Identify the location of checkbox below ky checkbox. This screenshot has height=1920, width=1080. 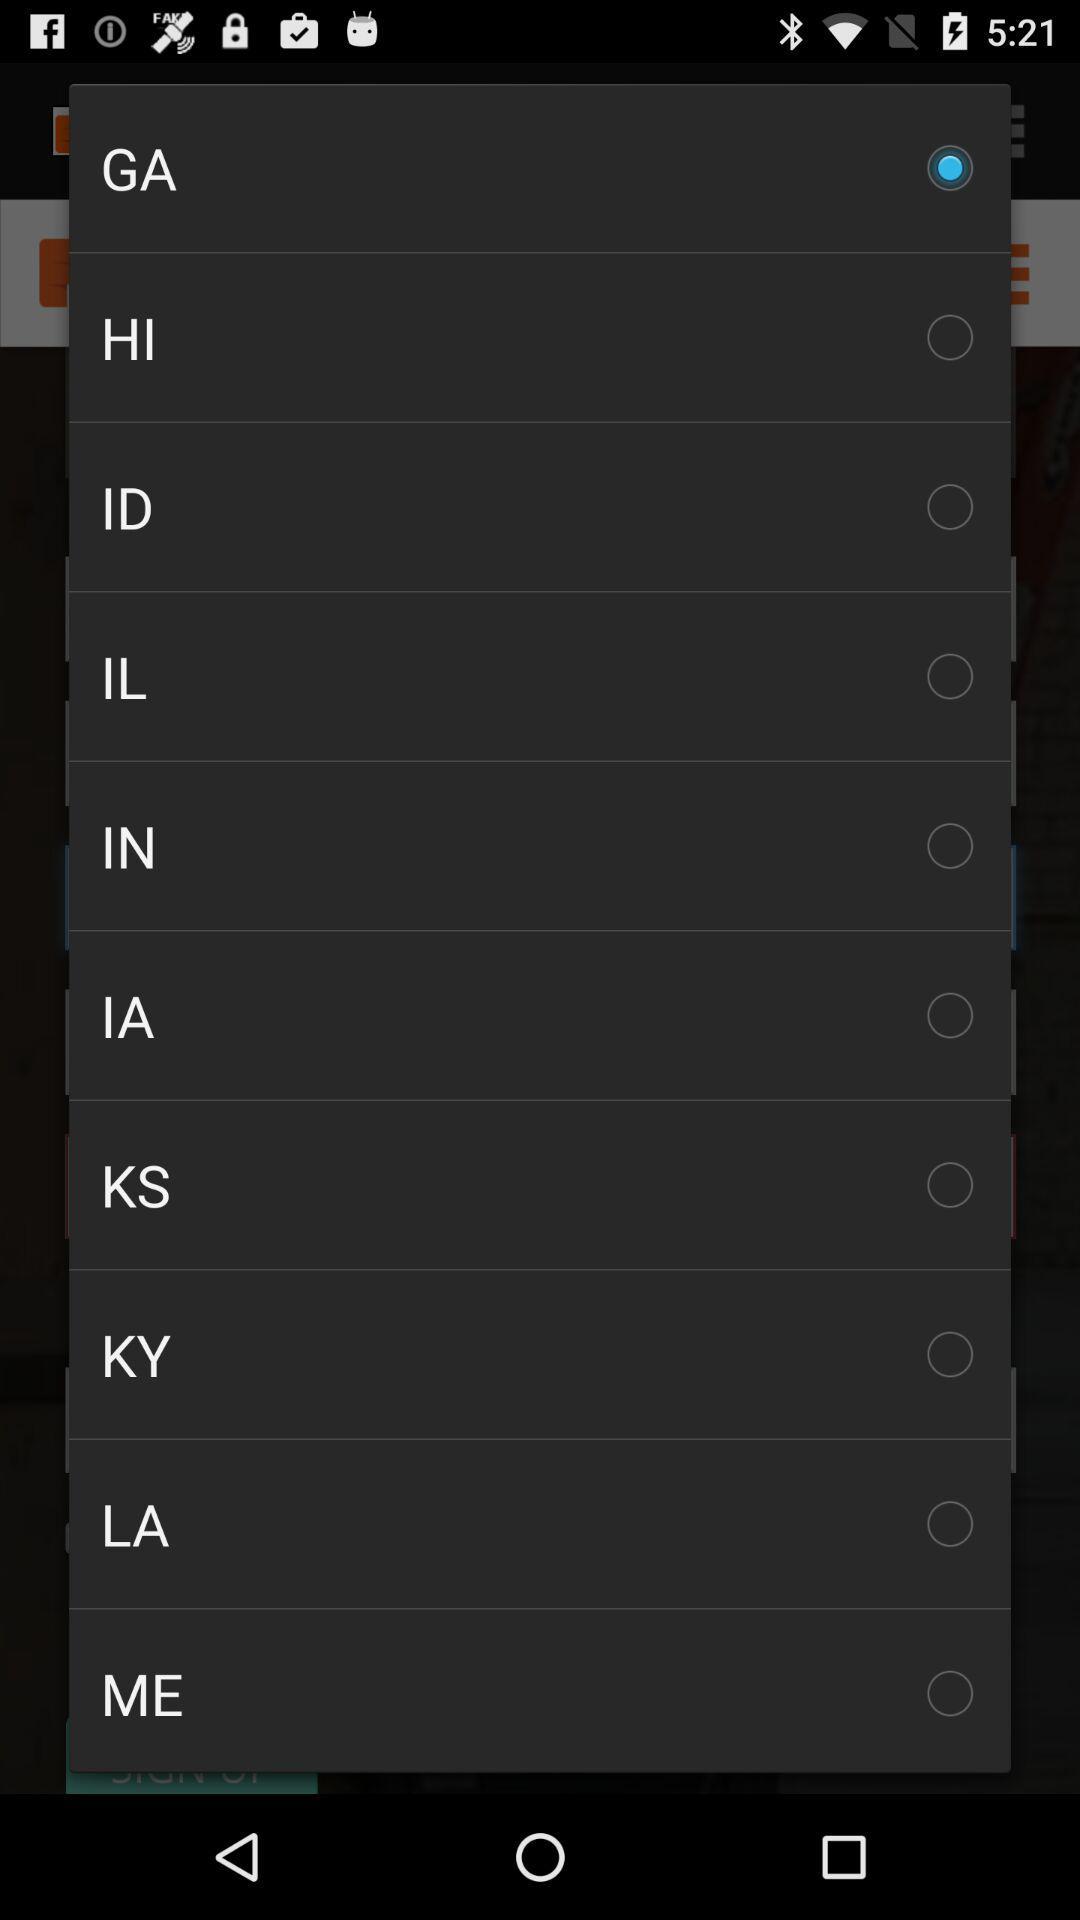
(540, 1522).